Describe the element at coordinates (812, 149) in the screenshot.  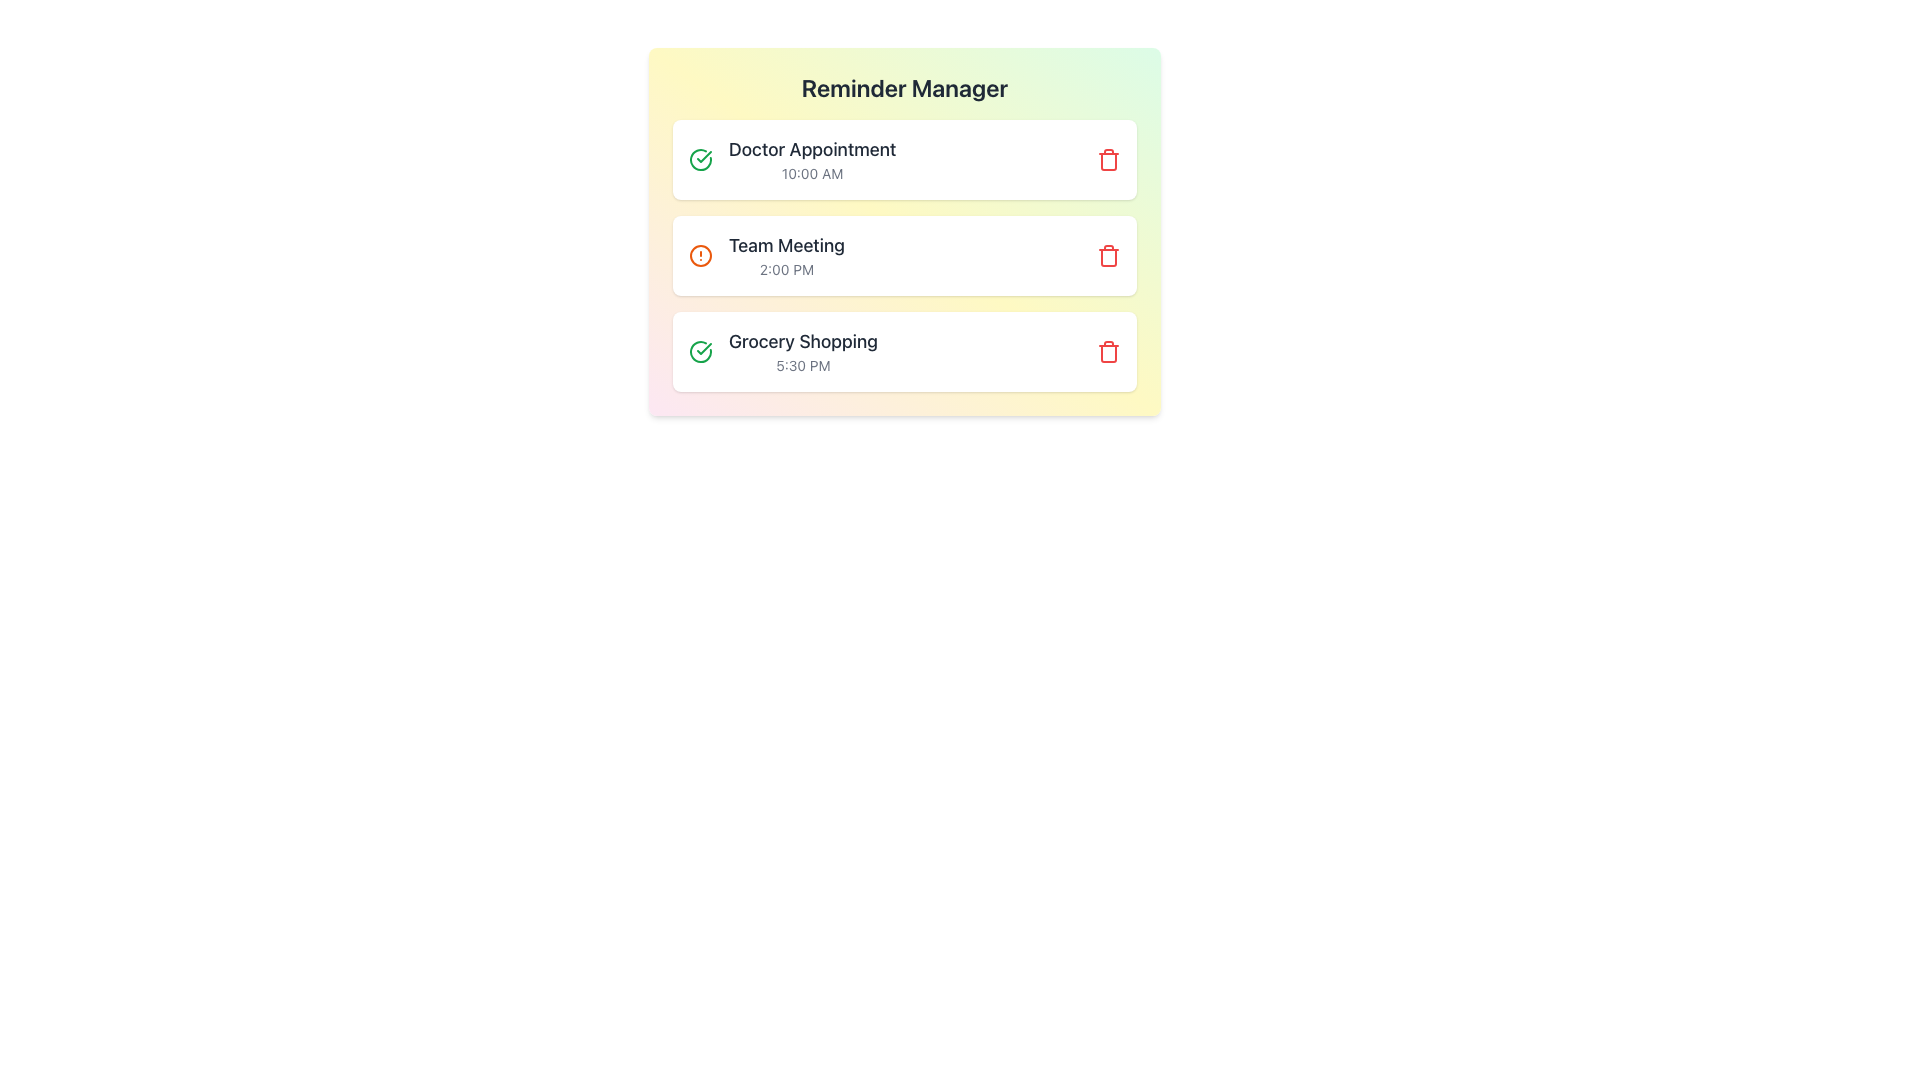
I see `the Static Text Label displaying 'Doctor Appointment', which is styled in bold, medium-large dark gray font and located above '10:00 AM' in the 'Reminder Manager' interface` at that location.